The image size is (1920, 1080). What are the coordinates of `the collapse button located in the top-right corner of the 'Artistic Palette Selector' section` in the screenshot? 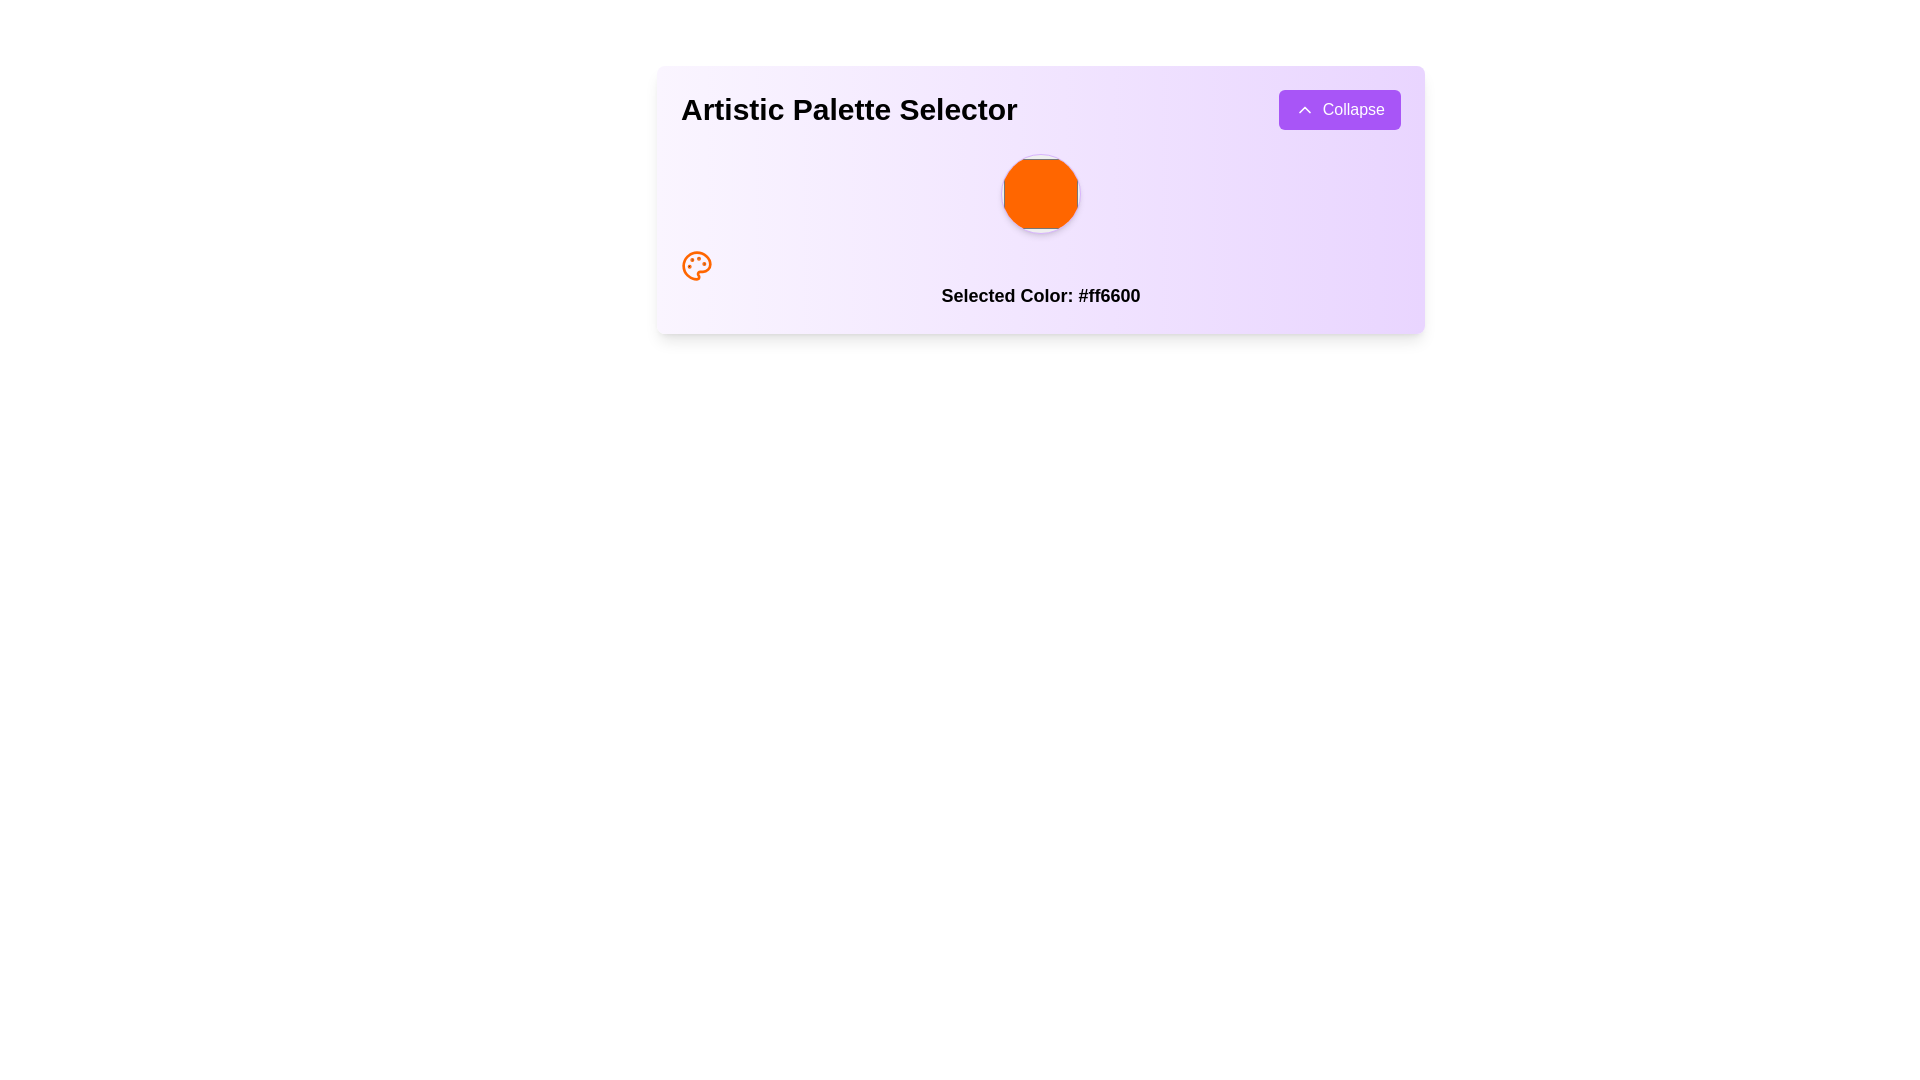 It's located at (1339, 110).